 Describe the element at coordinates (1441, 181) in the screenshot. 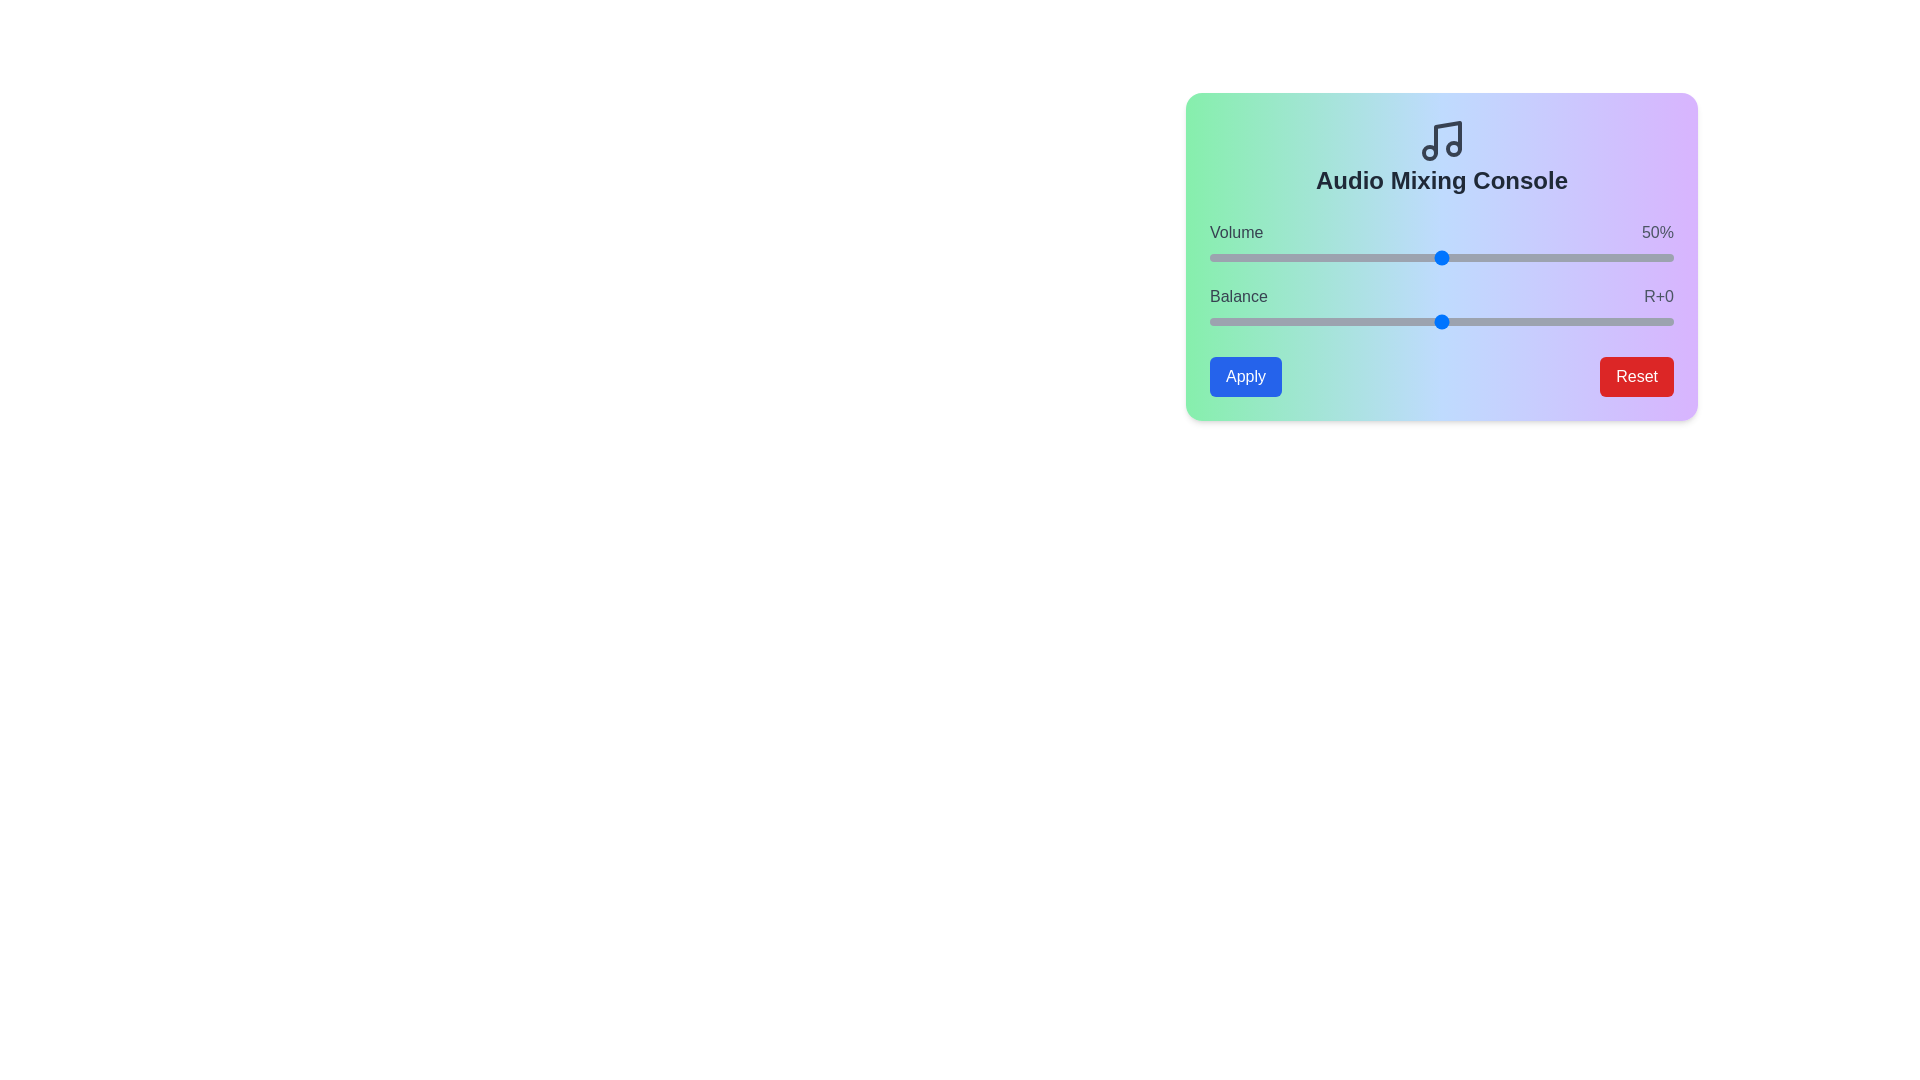

I see `the text element displaying 'Audio Mixing Console', which is centrally positioned below a musical note icon` at that location.